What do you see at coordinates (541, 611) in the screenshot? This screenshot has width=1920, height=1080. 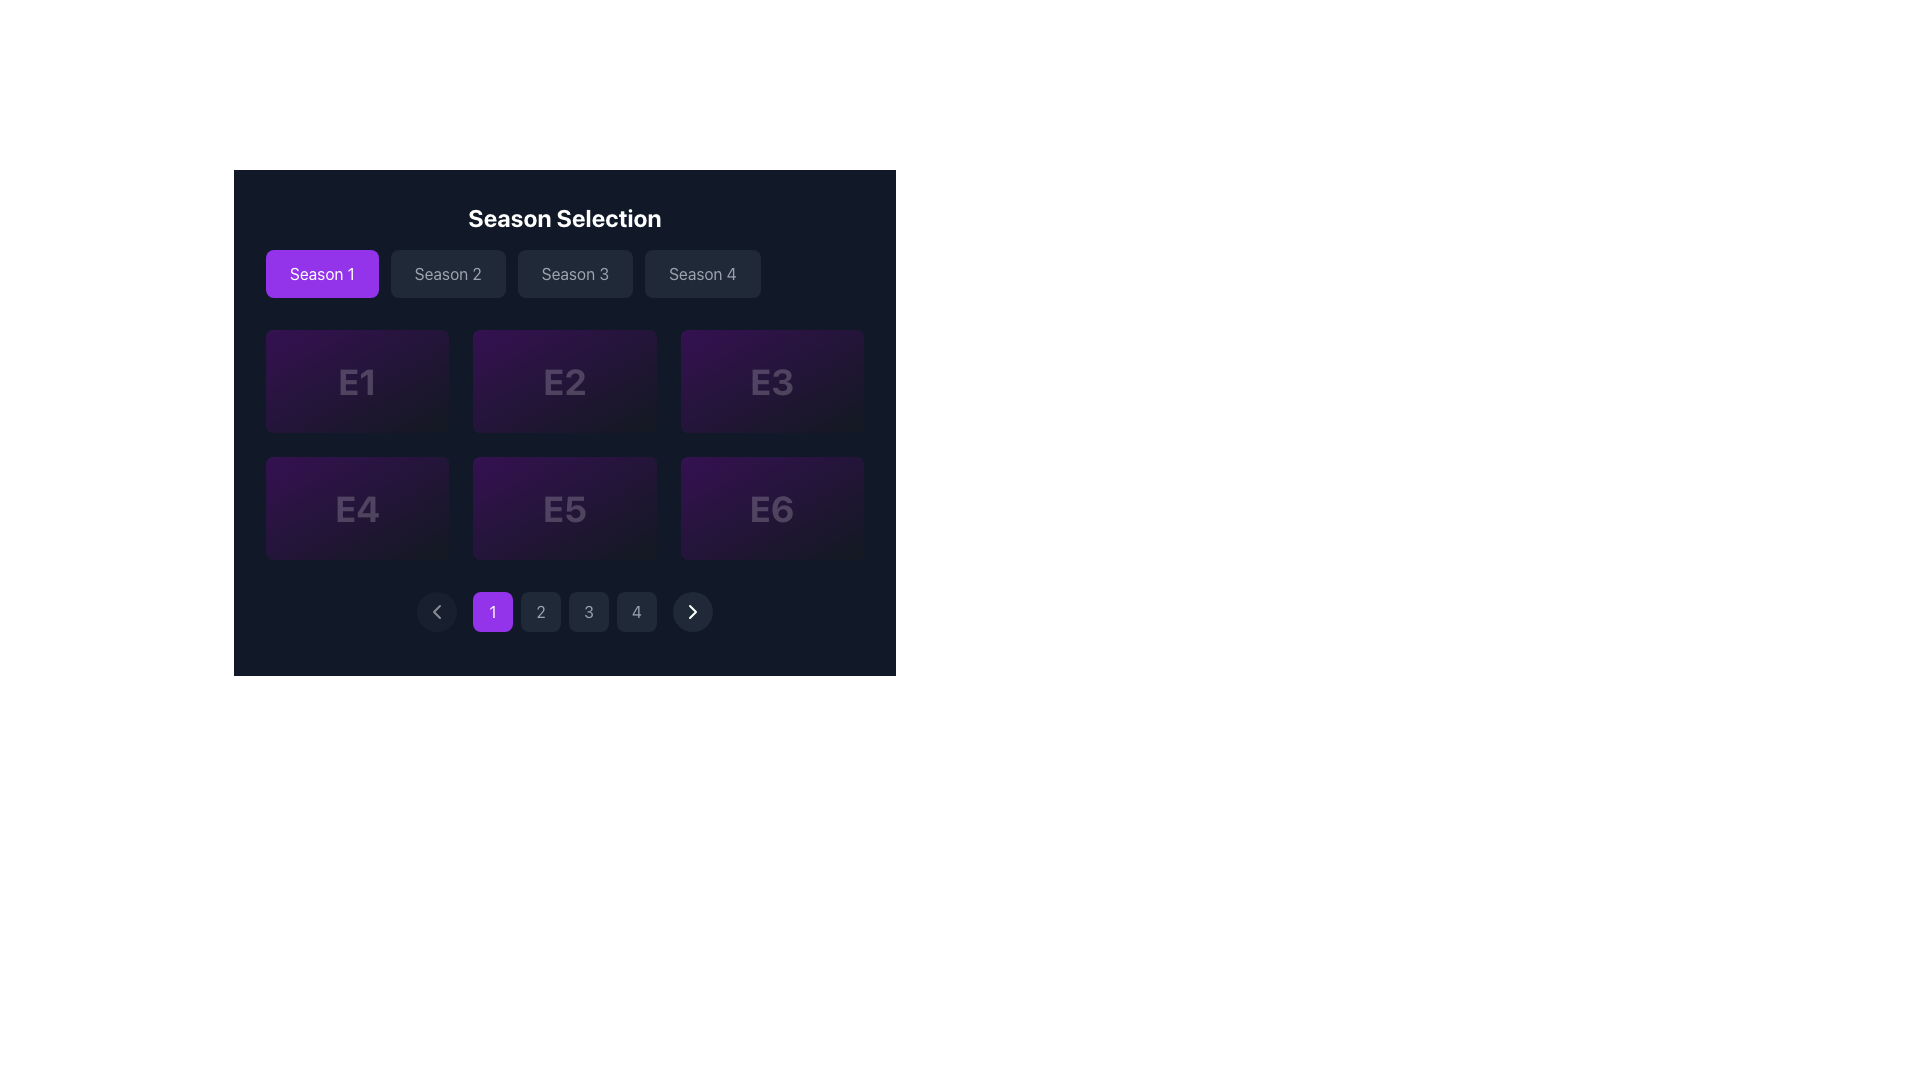 I see `the button labeled '2' that has a light gray color on a dark background` at bounding box center [541, 611].